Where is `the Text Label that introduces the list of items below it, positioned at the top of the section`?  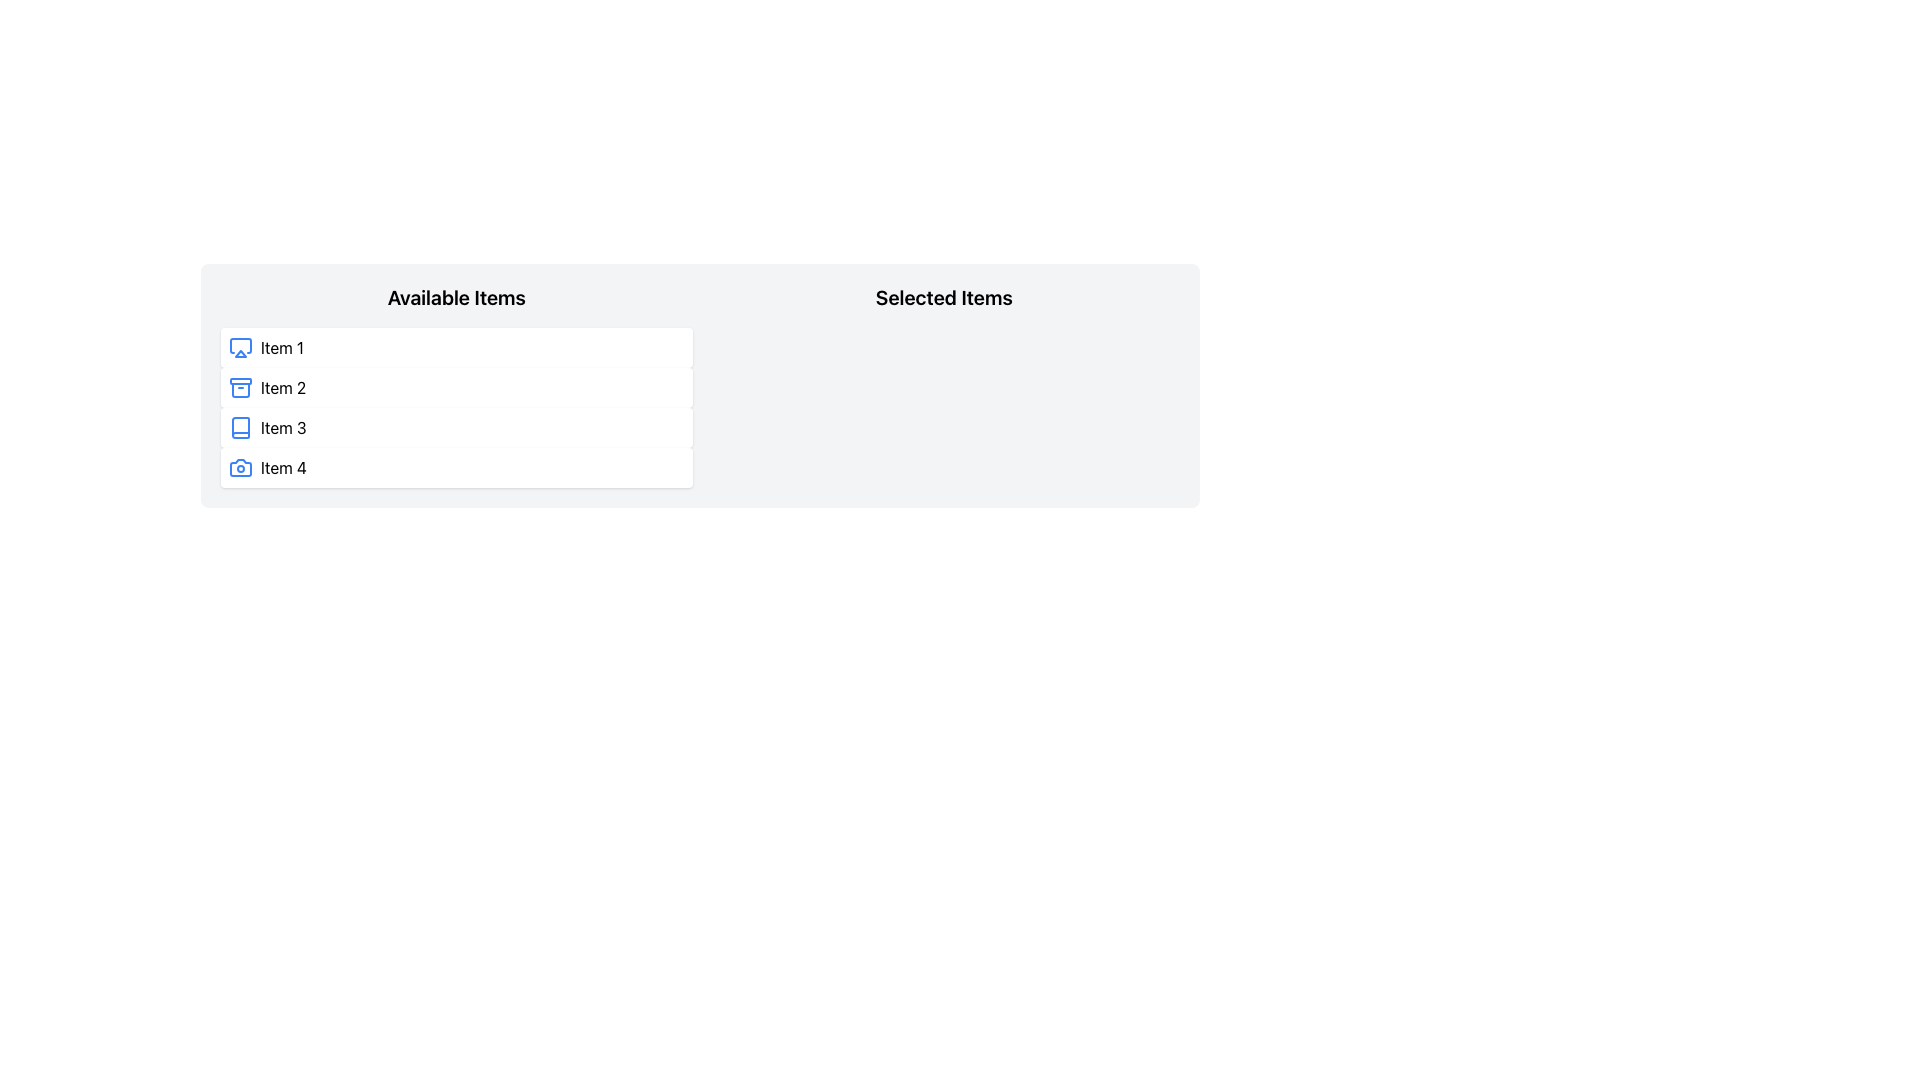 the Text Label that introduces the list of items below it, positioned at the top of the section is located at coordinates (455, 297).